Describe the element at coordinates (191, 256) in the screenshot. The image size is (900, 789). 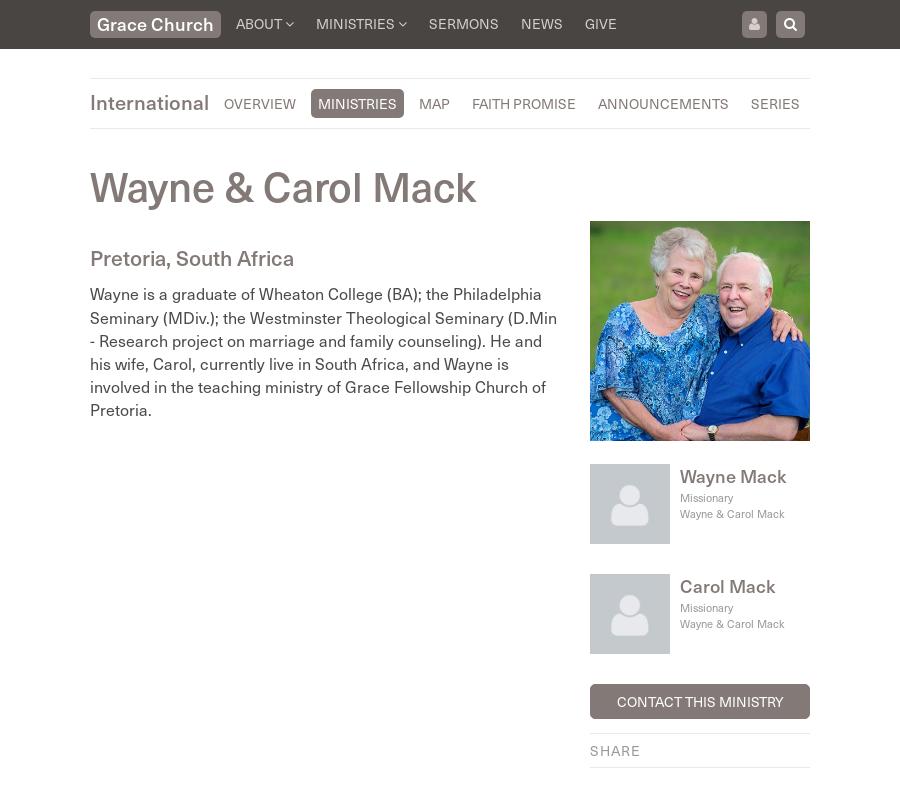
I see `'Pretoria,   South Africa'` at that location.